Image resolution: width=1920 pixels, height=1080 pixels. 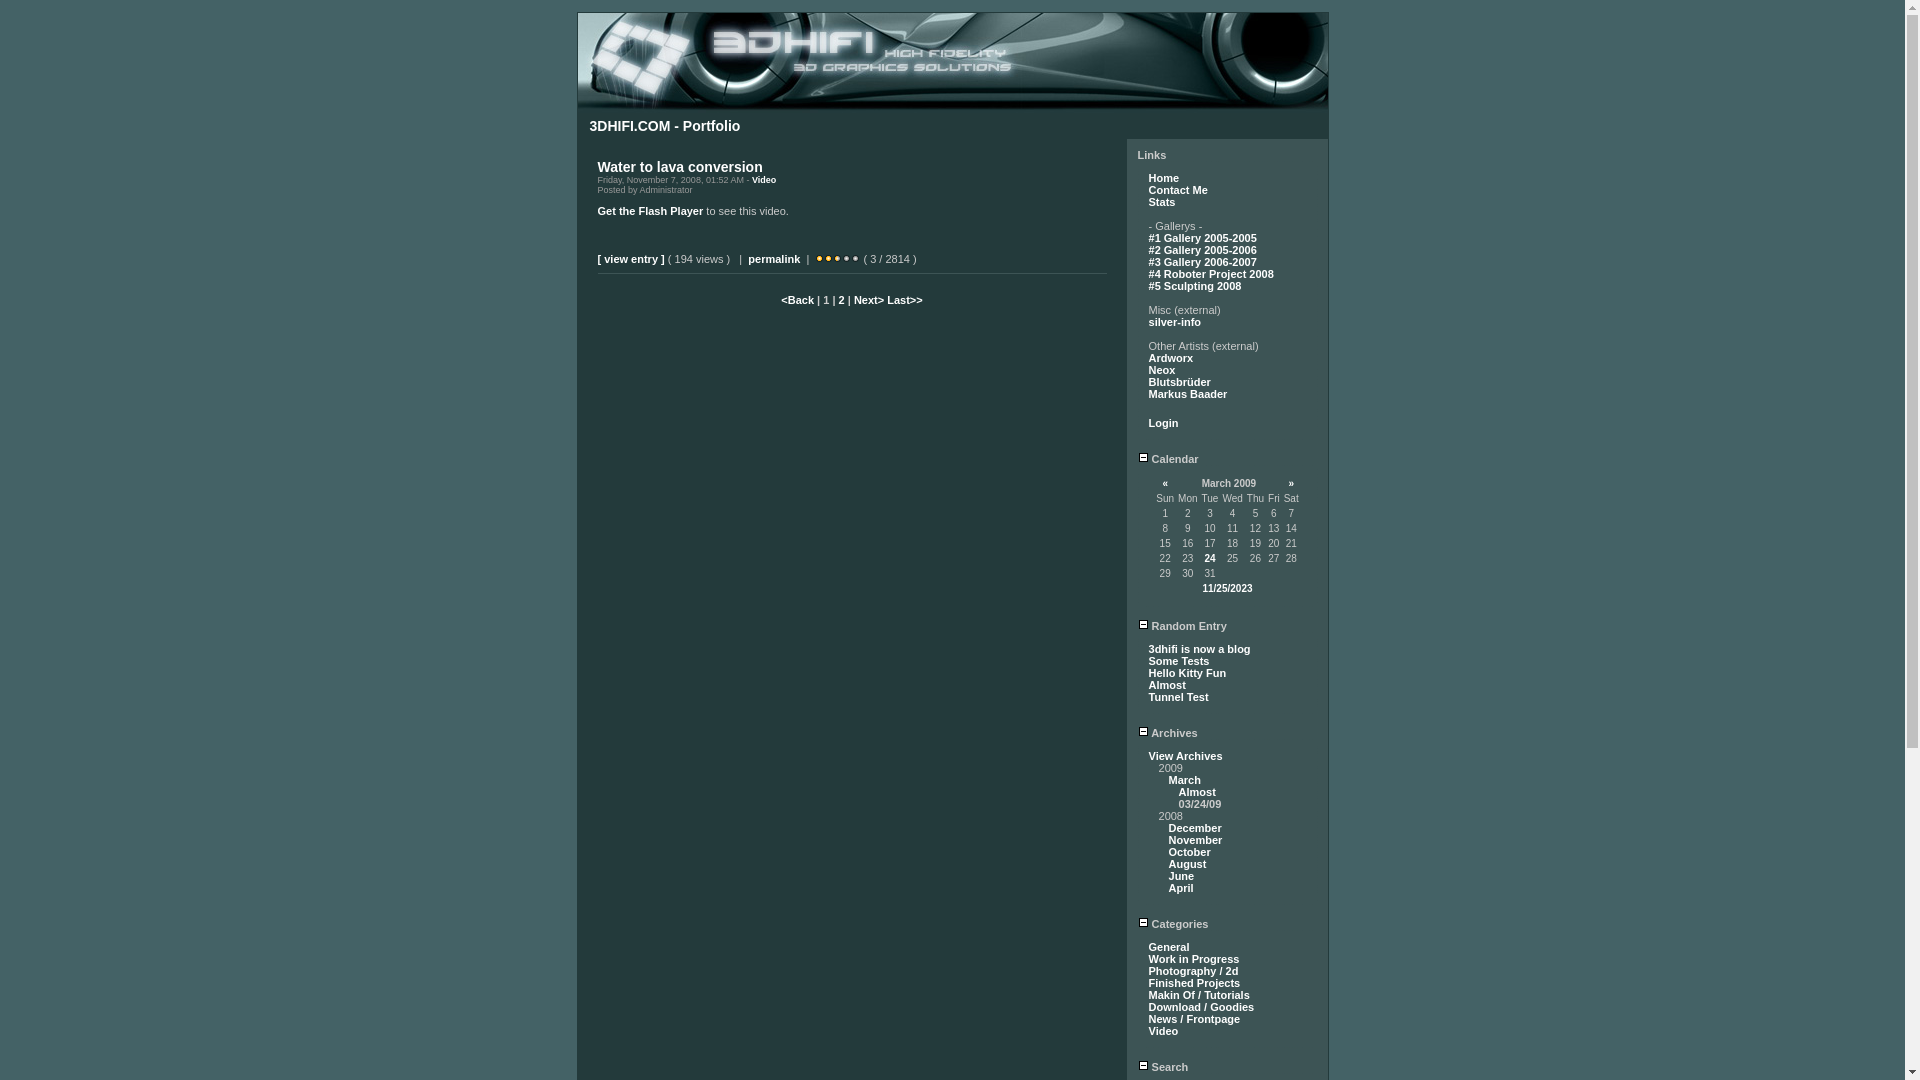 I want to click on '#5 Sculpting 2008', so click(x=1195, y=285).